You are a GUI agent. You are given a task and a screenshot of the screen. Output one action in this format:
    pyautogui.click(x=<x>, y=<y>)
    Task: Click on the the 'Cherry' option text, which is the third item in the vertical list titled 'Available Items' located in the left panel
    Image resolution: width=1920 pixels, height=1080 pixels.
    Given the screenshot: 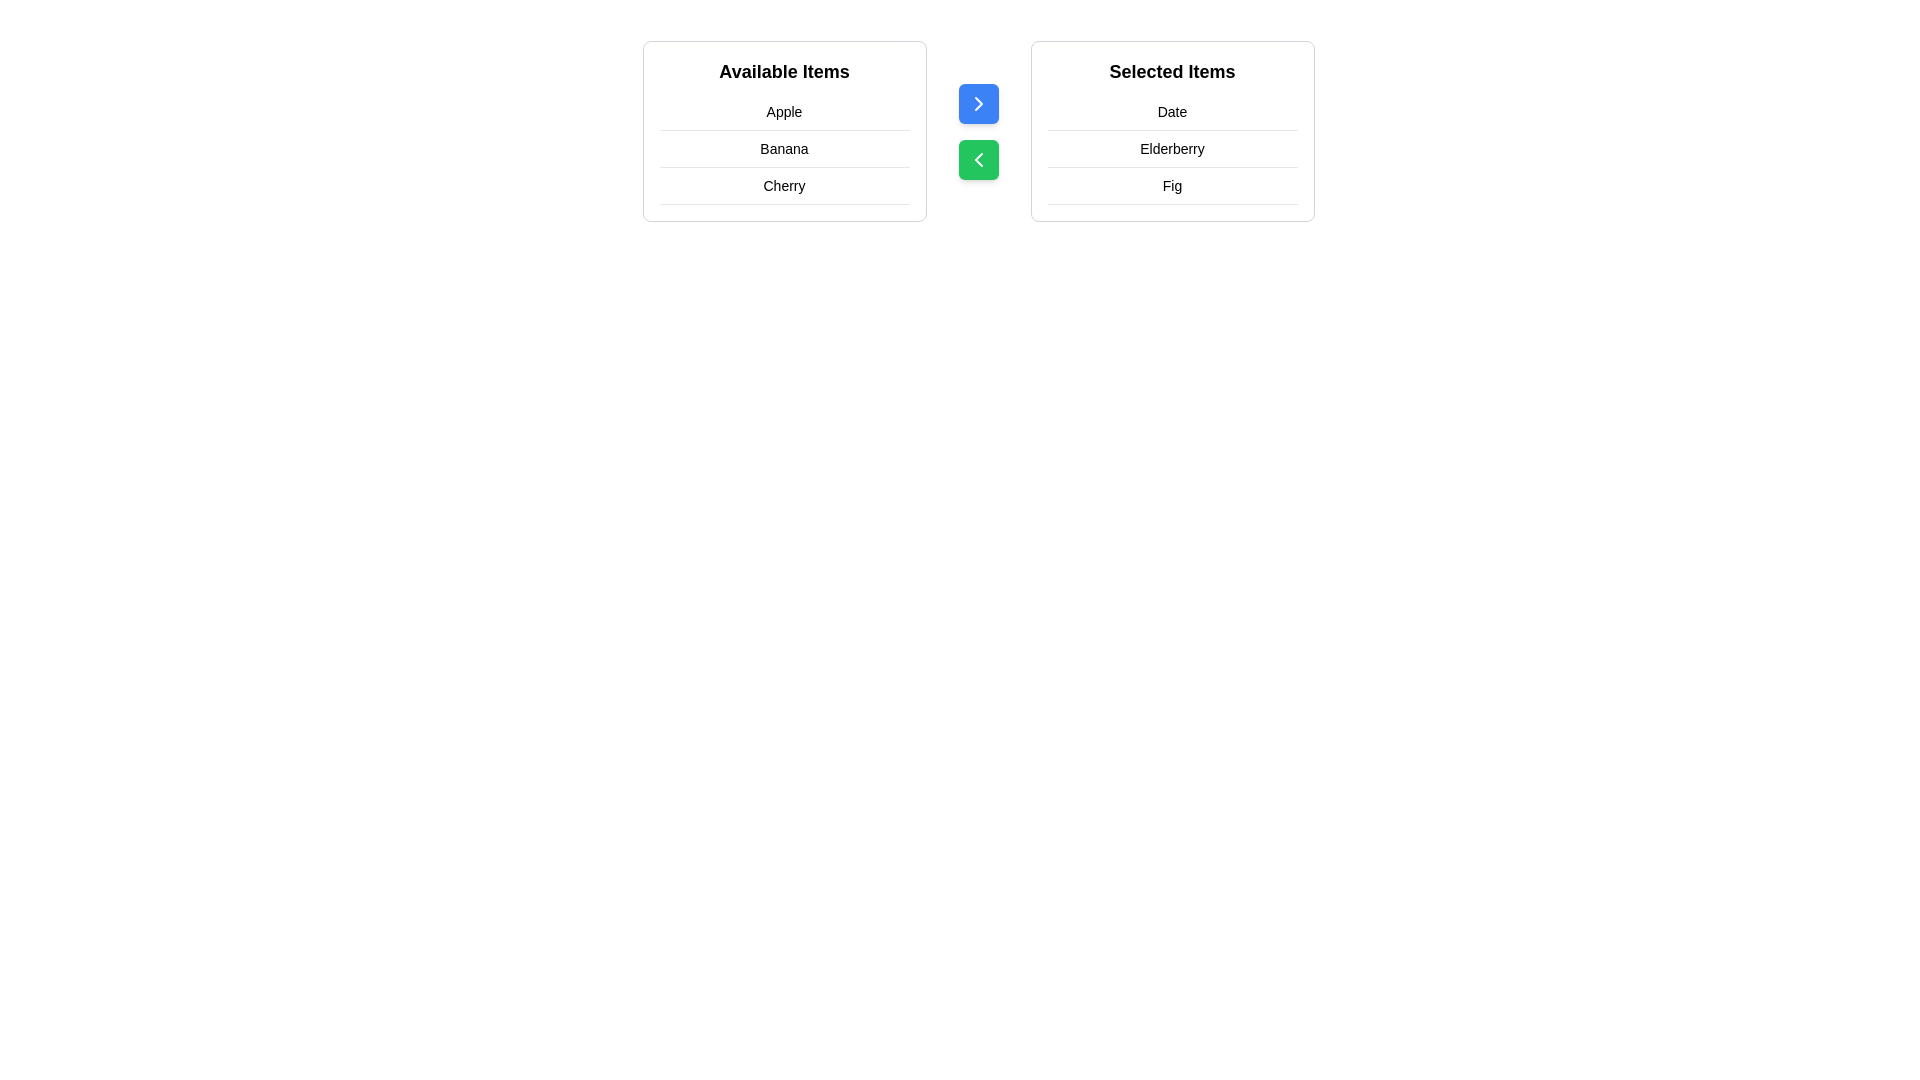 What is the action you would take?
    pyautogui.click(x=783, y=186)
    